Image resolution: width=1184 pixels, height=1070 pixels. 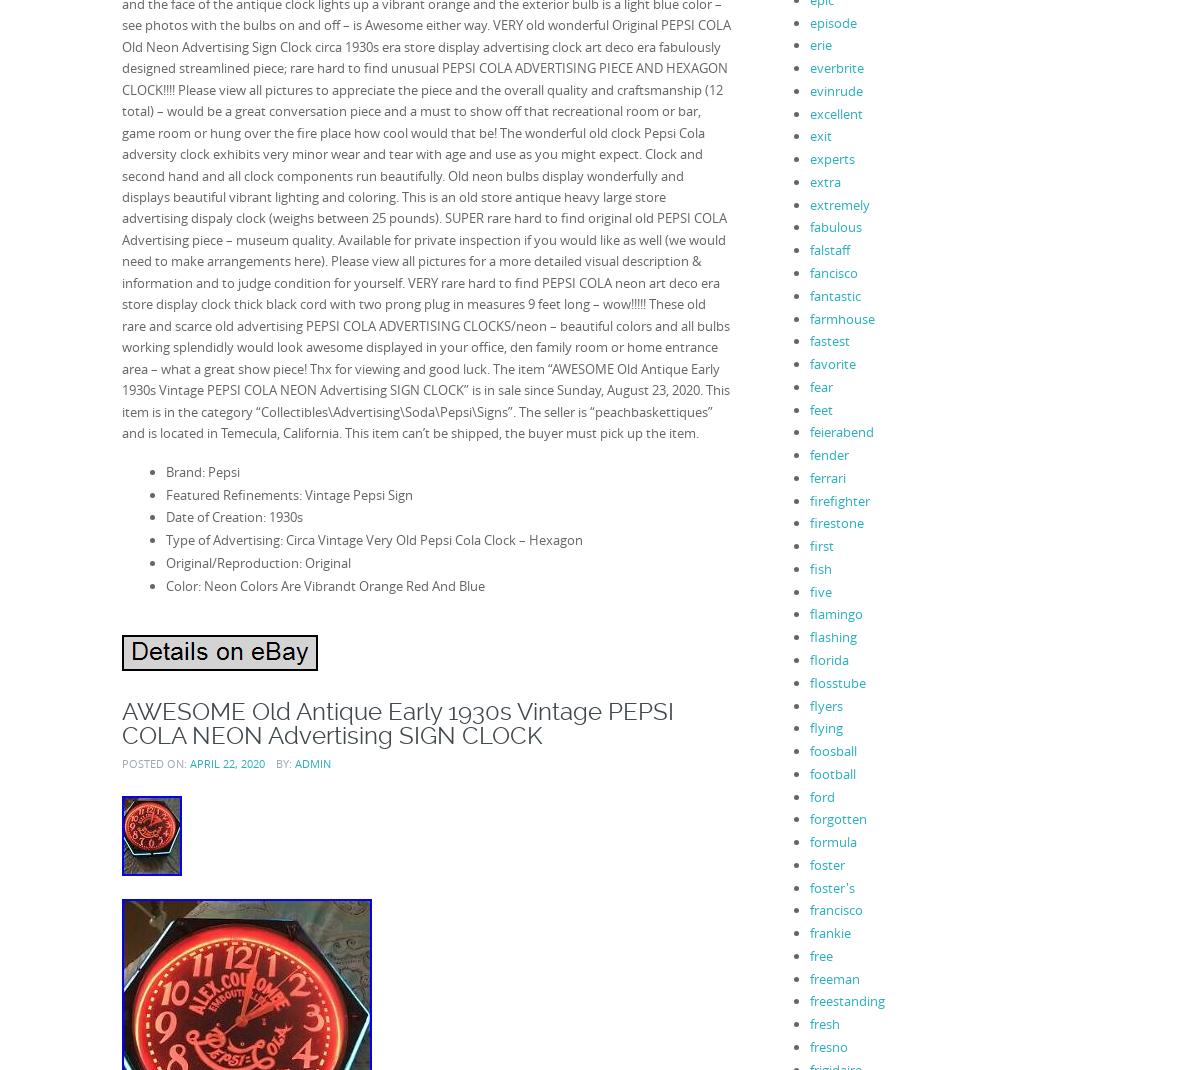 I want to click on 'episode', so click(x=832, y=21).